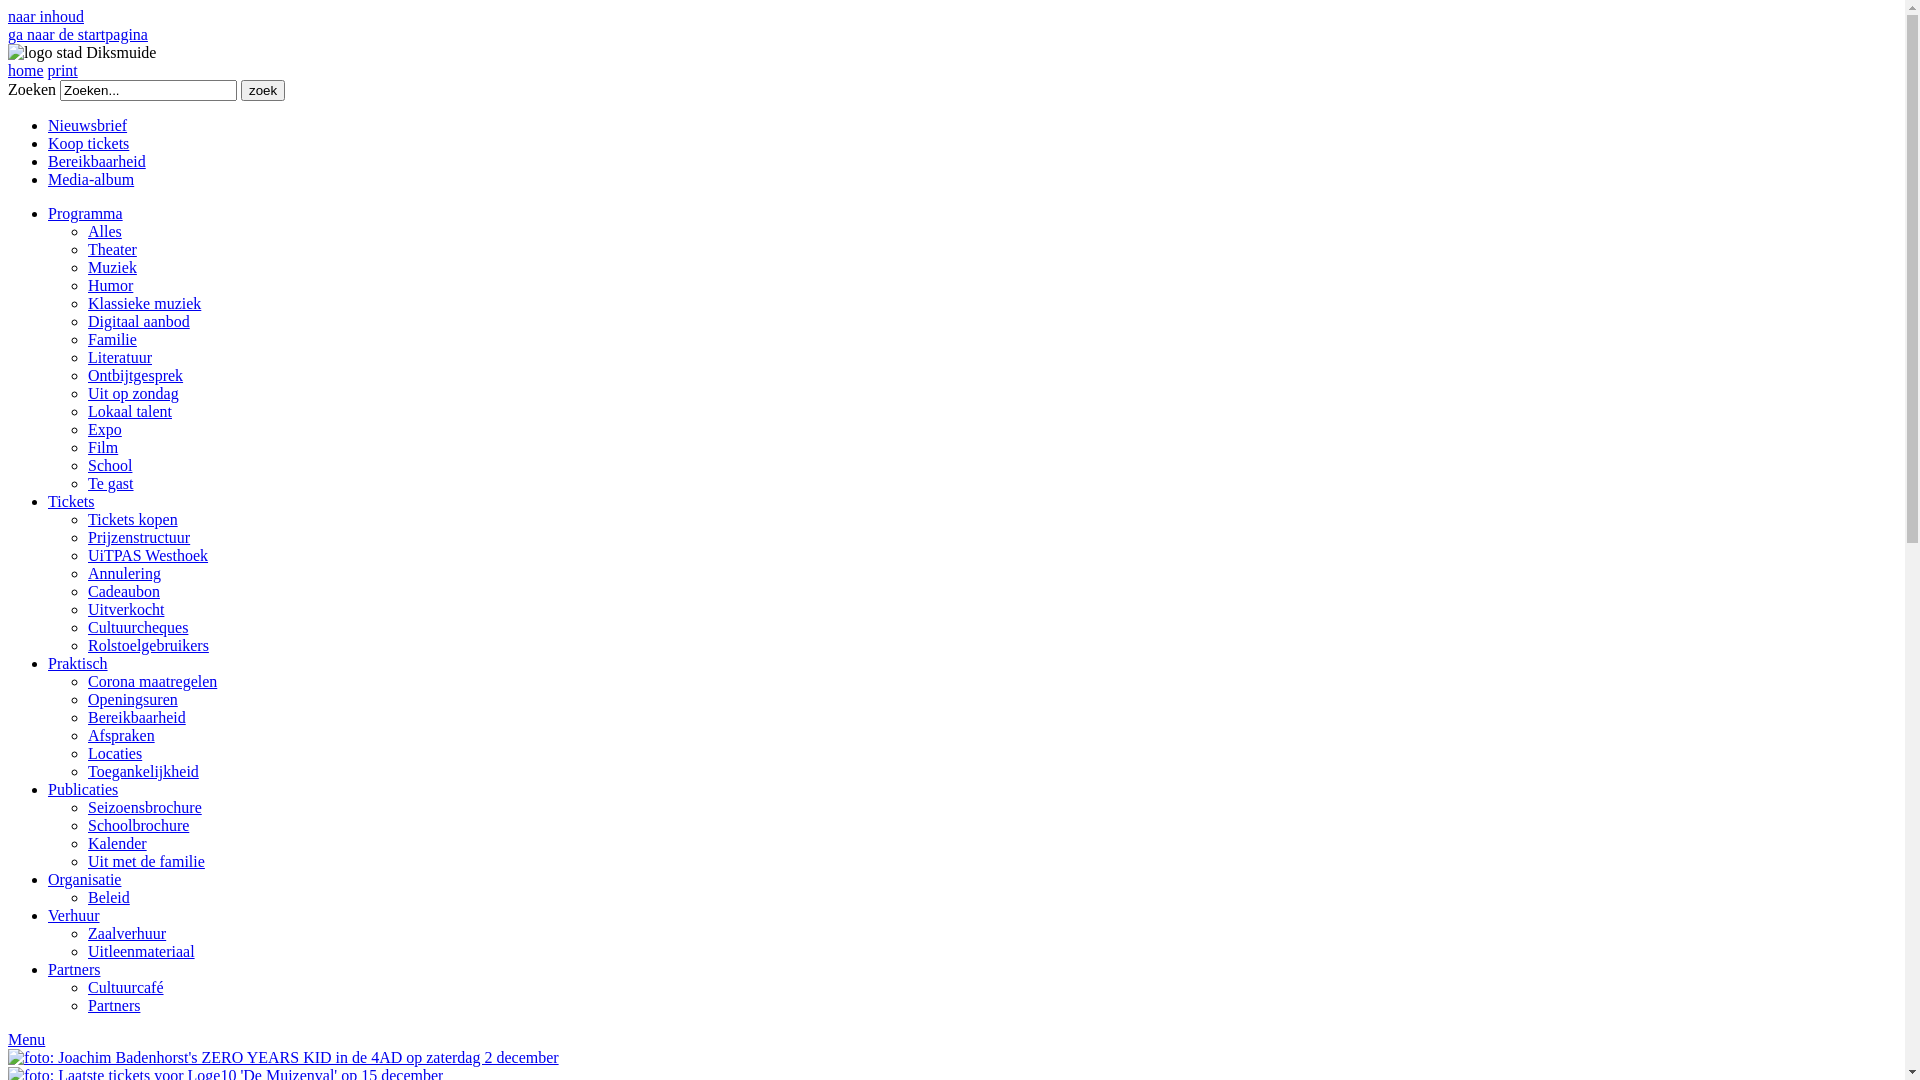  I want to click on 'Rolstoelgebruikers', so click(147, 645).